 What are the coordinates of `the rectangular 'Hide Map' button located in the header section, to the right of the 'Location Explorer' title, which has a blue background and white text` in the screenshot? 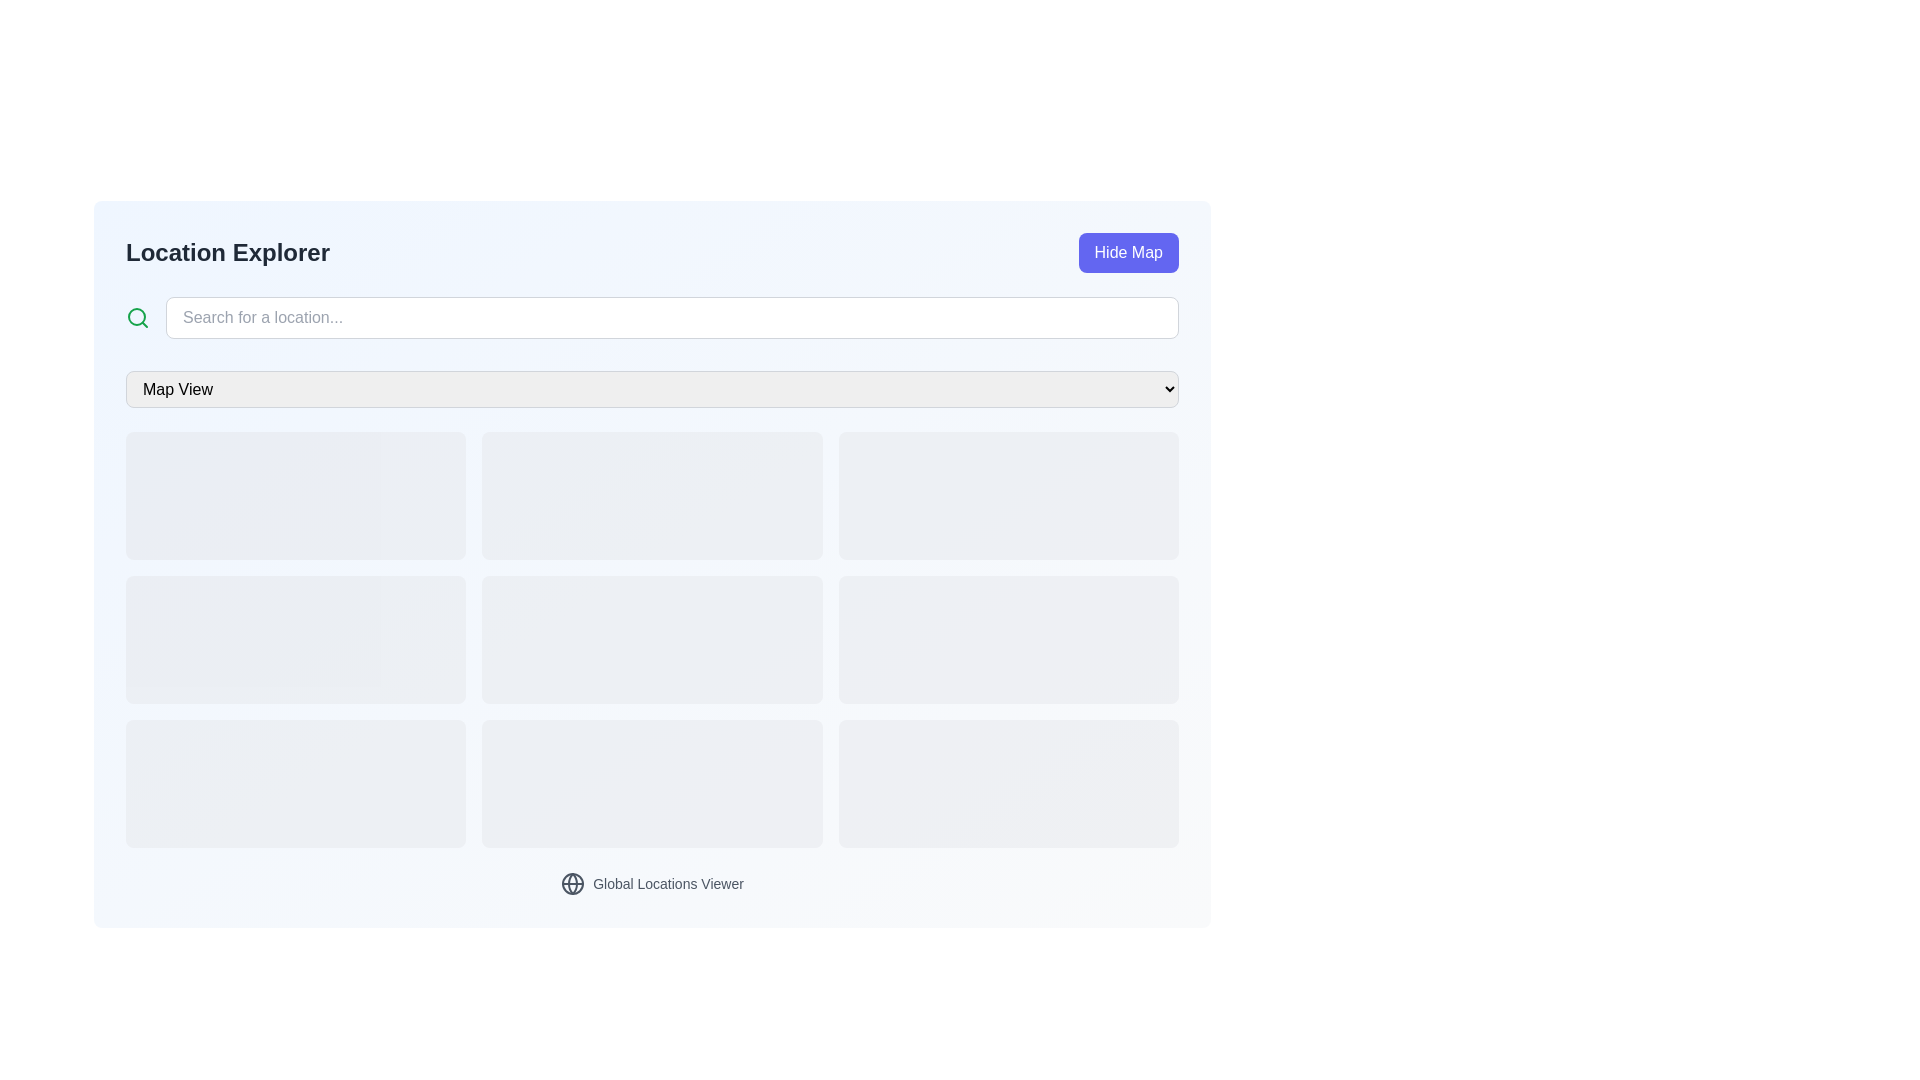 It's located at (1128, 252).